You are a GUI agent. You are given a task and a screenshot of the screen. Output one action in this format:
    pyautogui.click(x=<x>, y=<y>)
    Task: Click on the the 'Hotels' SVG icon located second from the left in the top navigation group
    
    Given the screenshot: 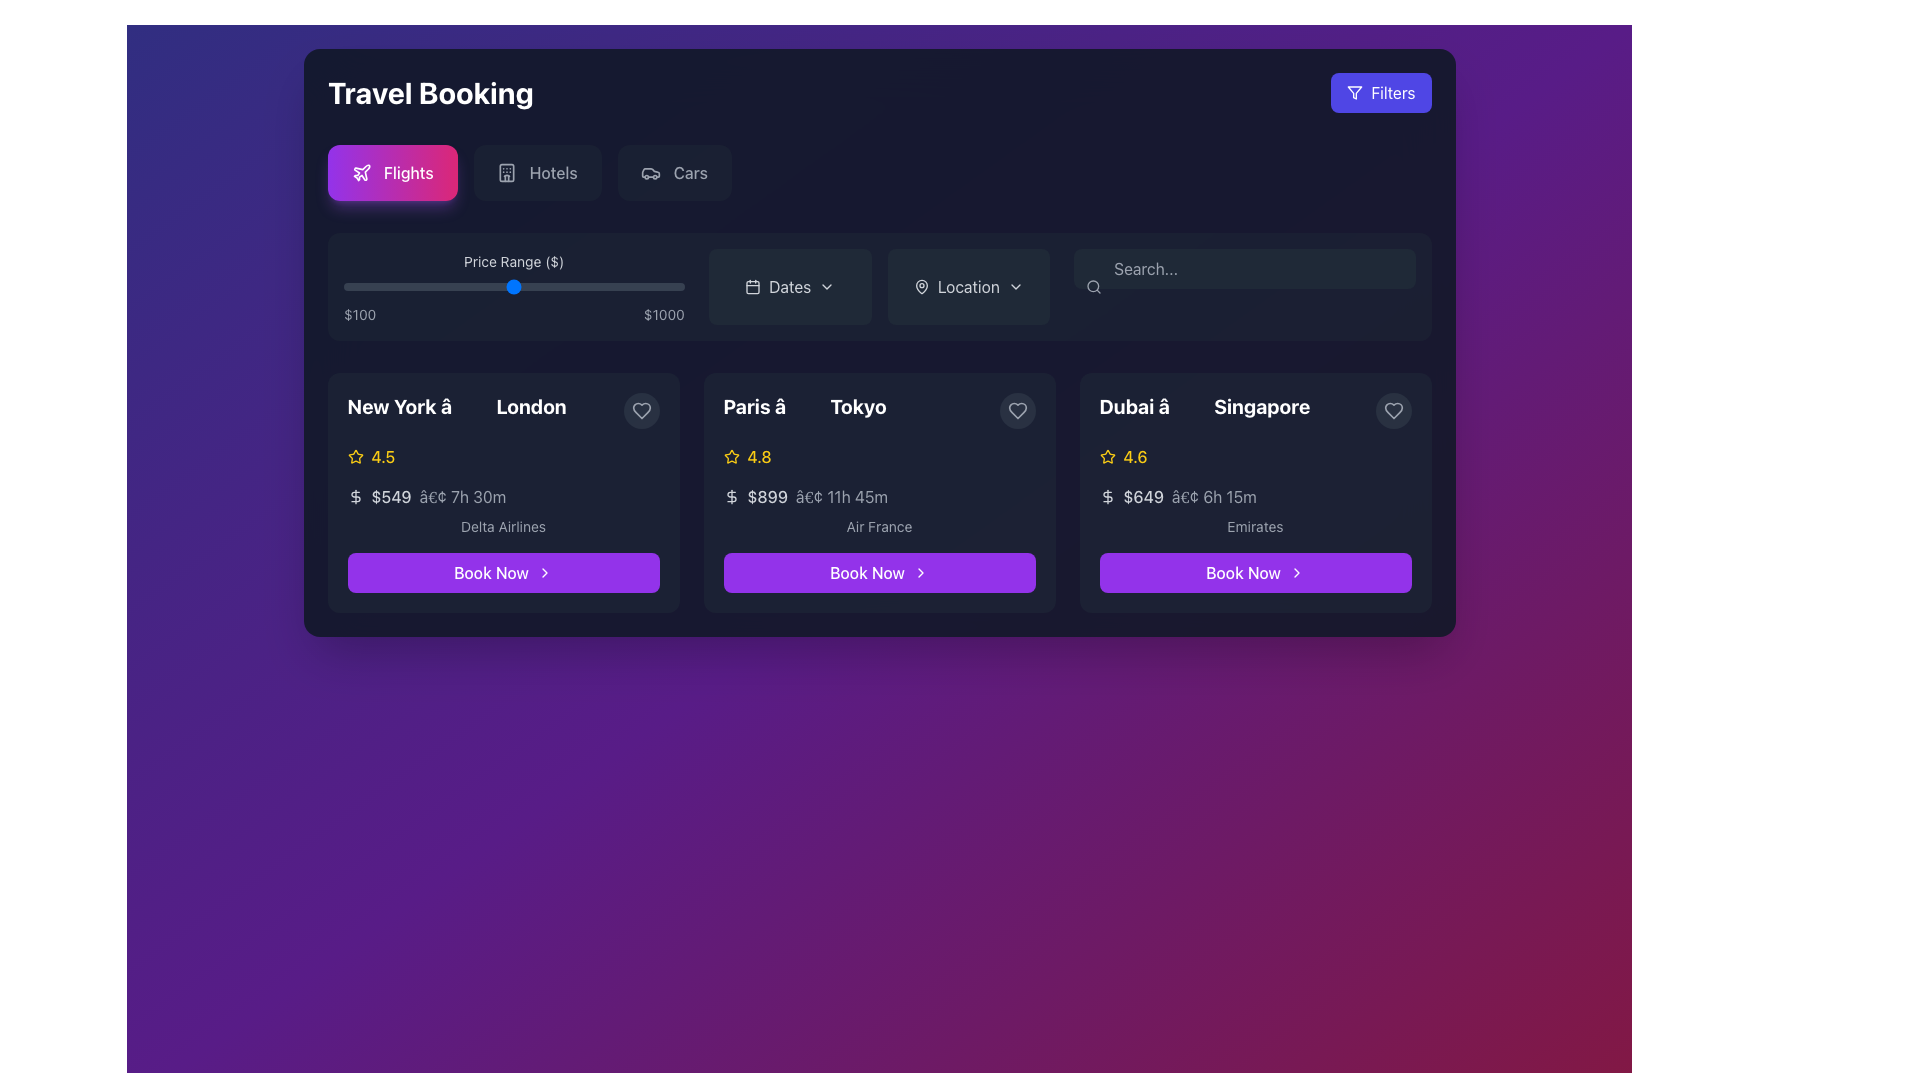 What is the action you would take?
    pyautogui.click(x=507, y=172)
    